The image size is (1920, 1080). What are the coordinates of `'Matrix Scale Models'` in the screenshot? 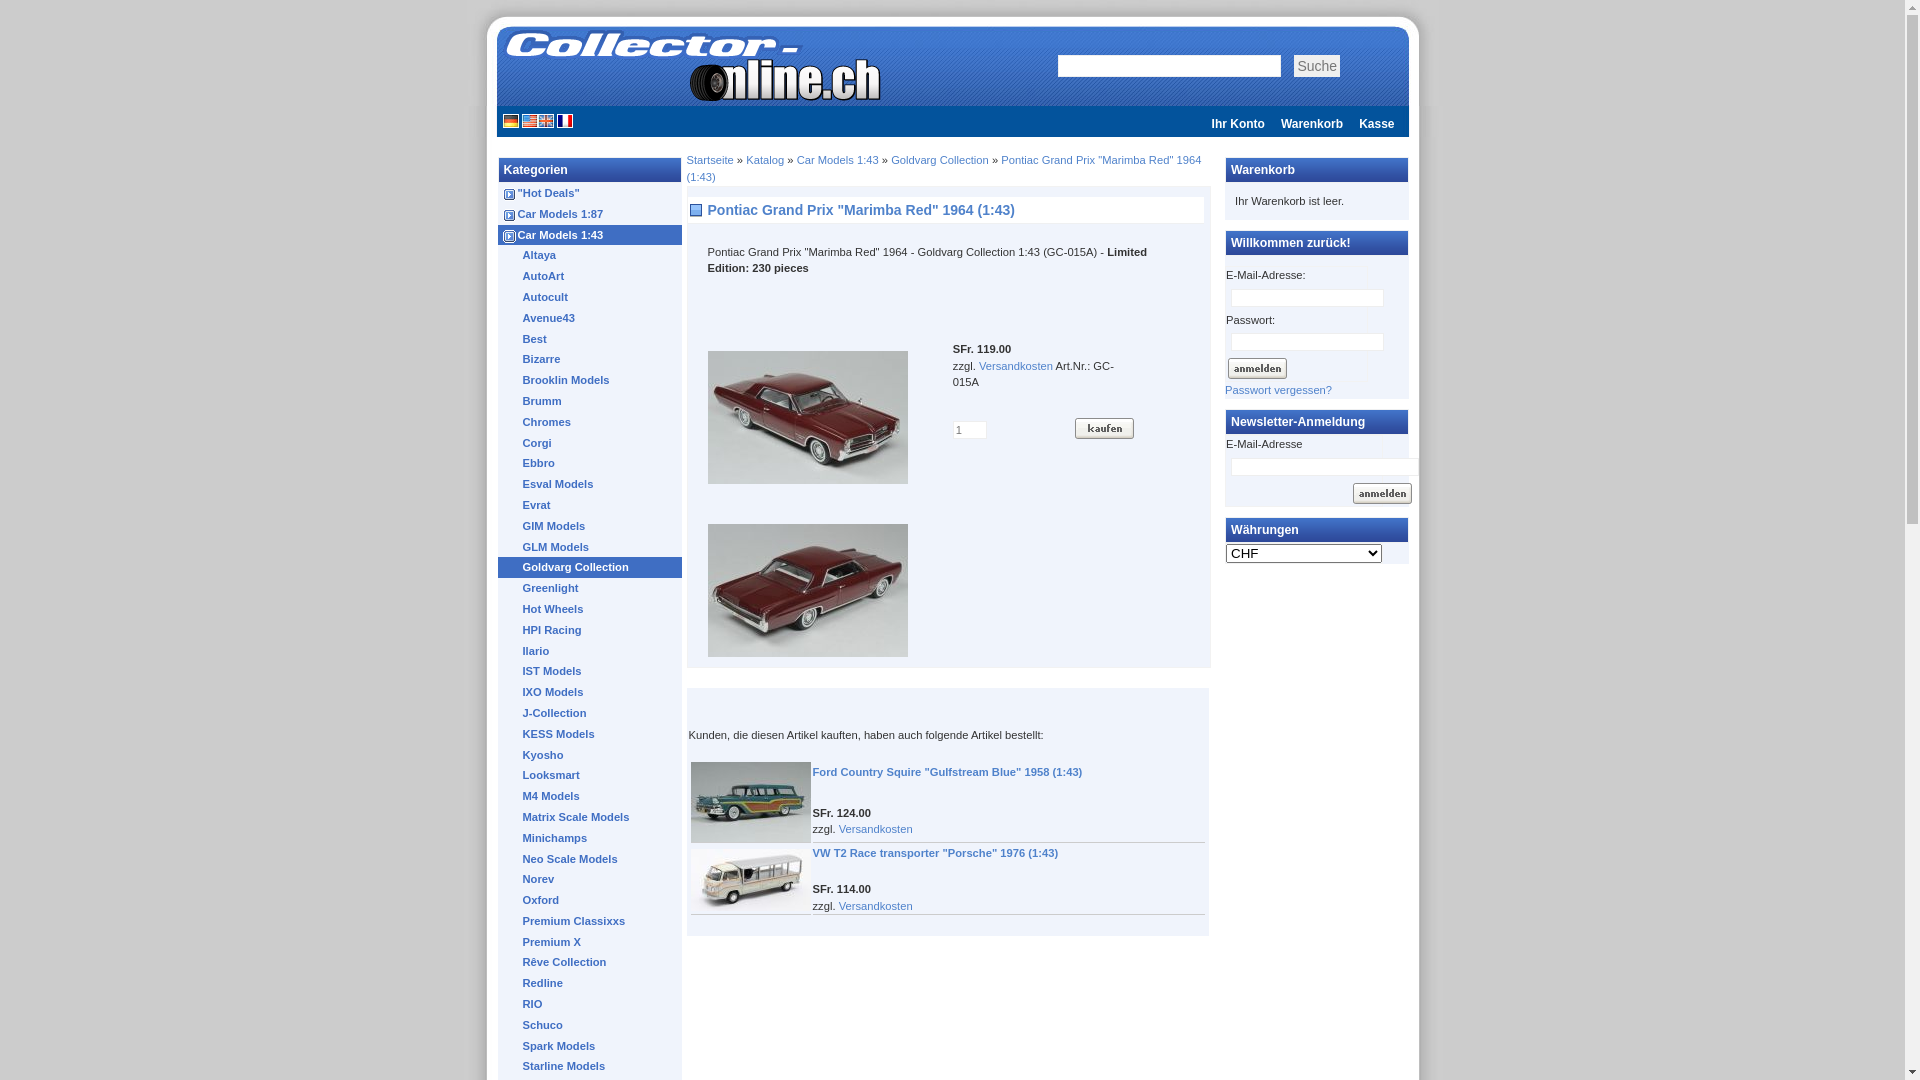 It's located at (592, 817).